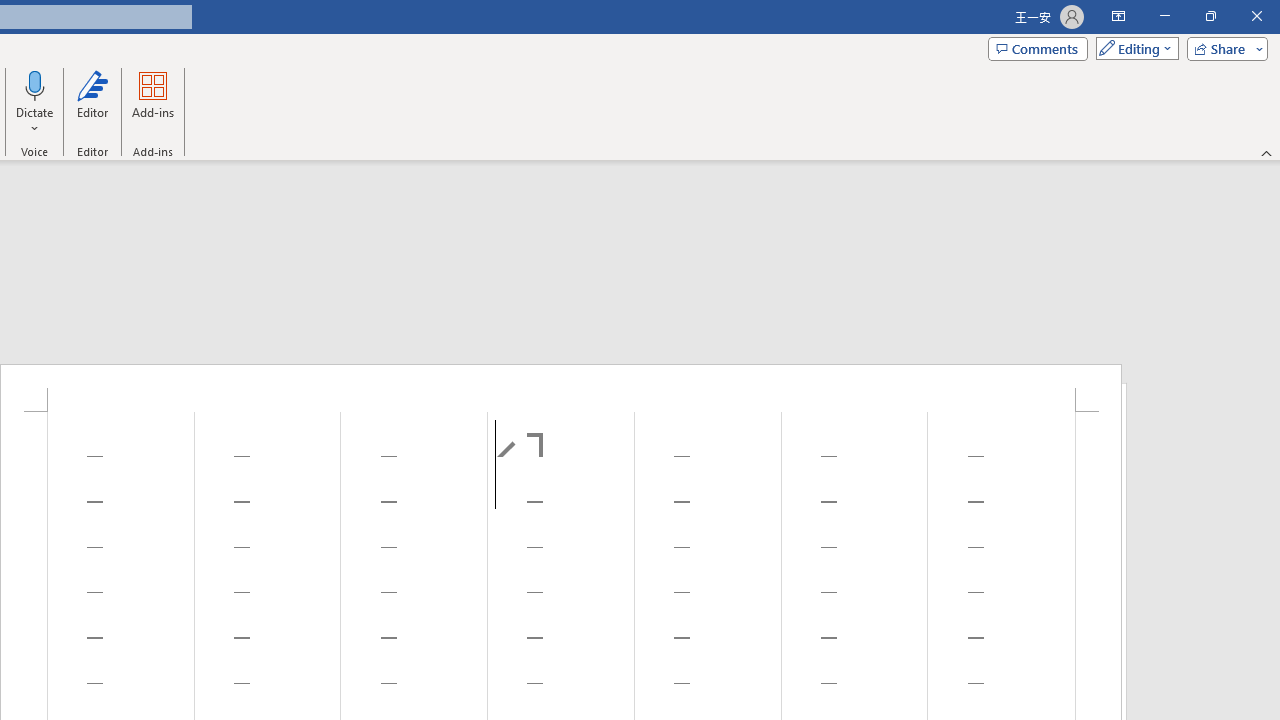 The image size is (1280, 720). What do you see at coordinates (1266, 152) in the screenshot?
I see `'Collapse the Ribbon'` at bounding box center [1266, 152].